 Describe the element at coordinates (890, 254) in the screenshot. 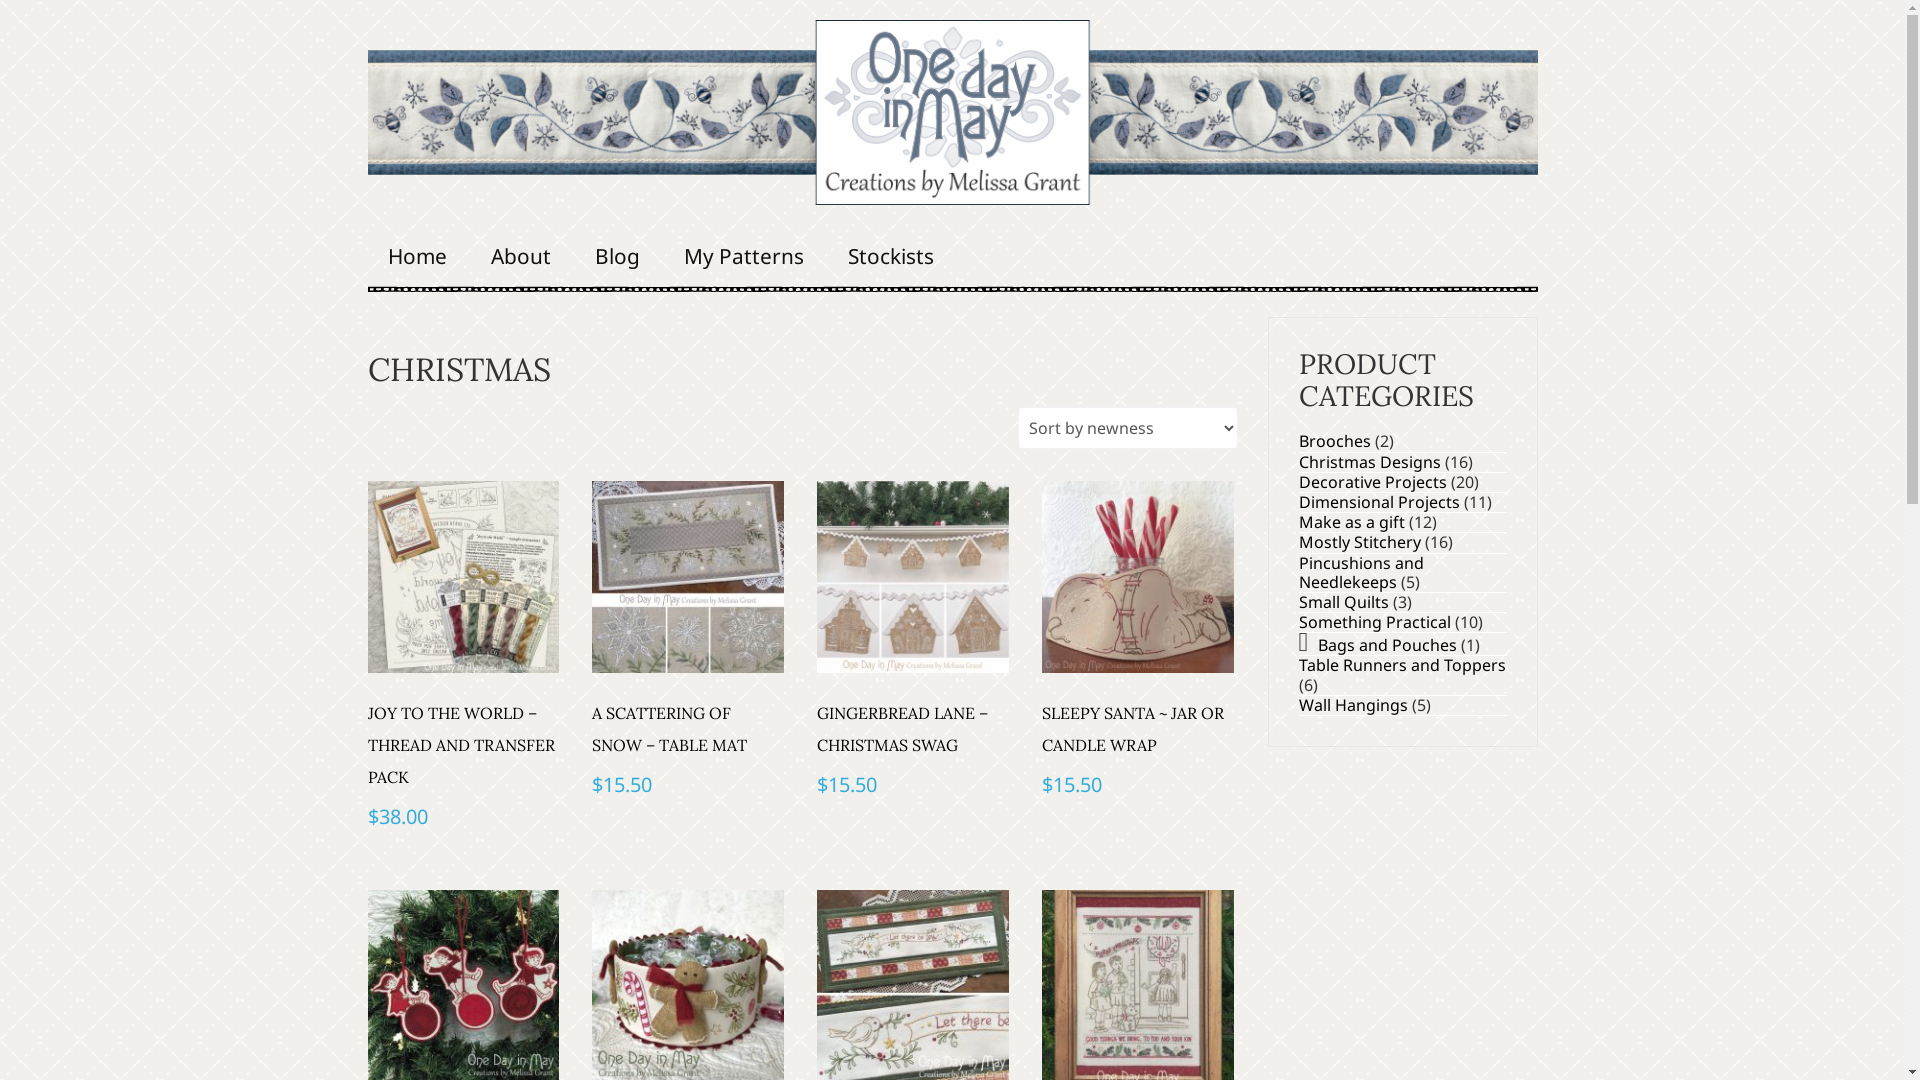

I see `'Stockists'` at that location.